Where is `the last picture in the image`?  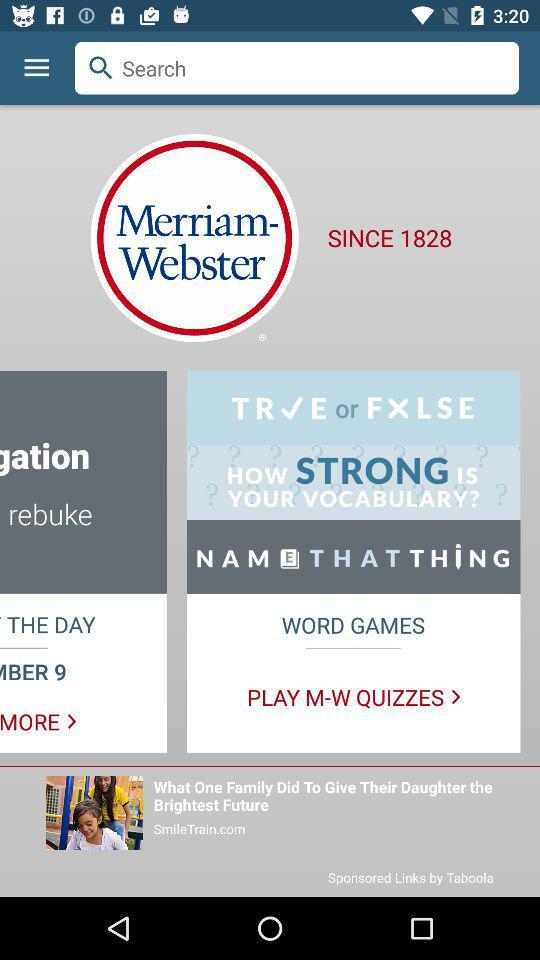
the last picture in the image is located at coordinates (93, 813).